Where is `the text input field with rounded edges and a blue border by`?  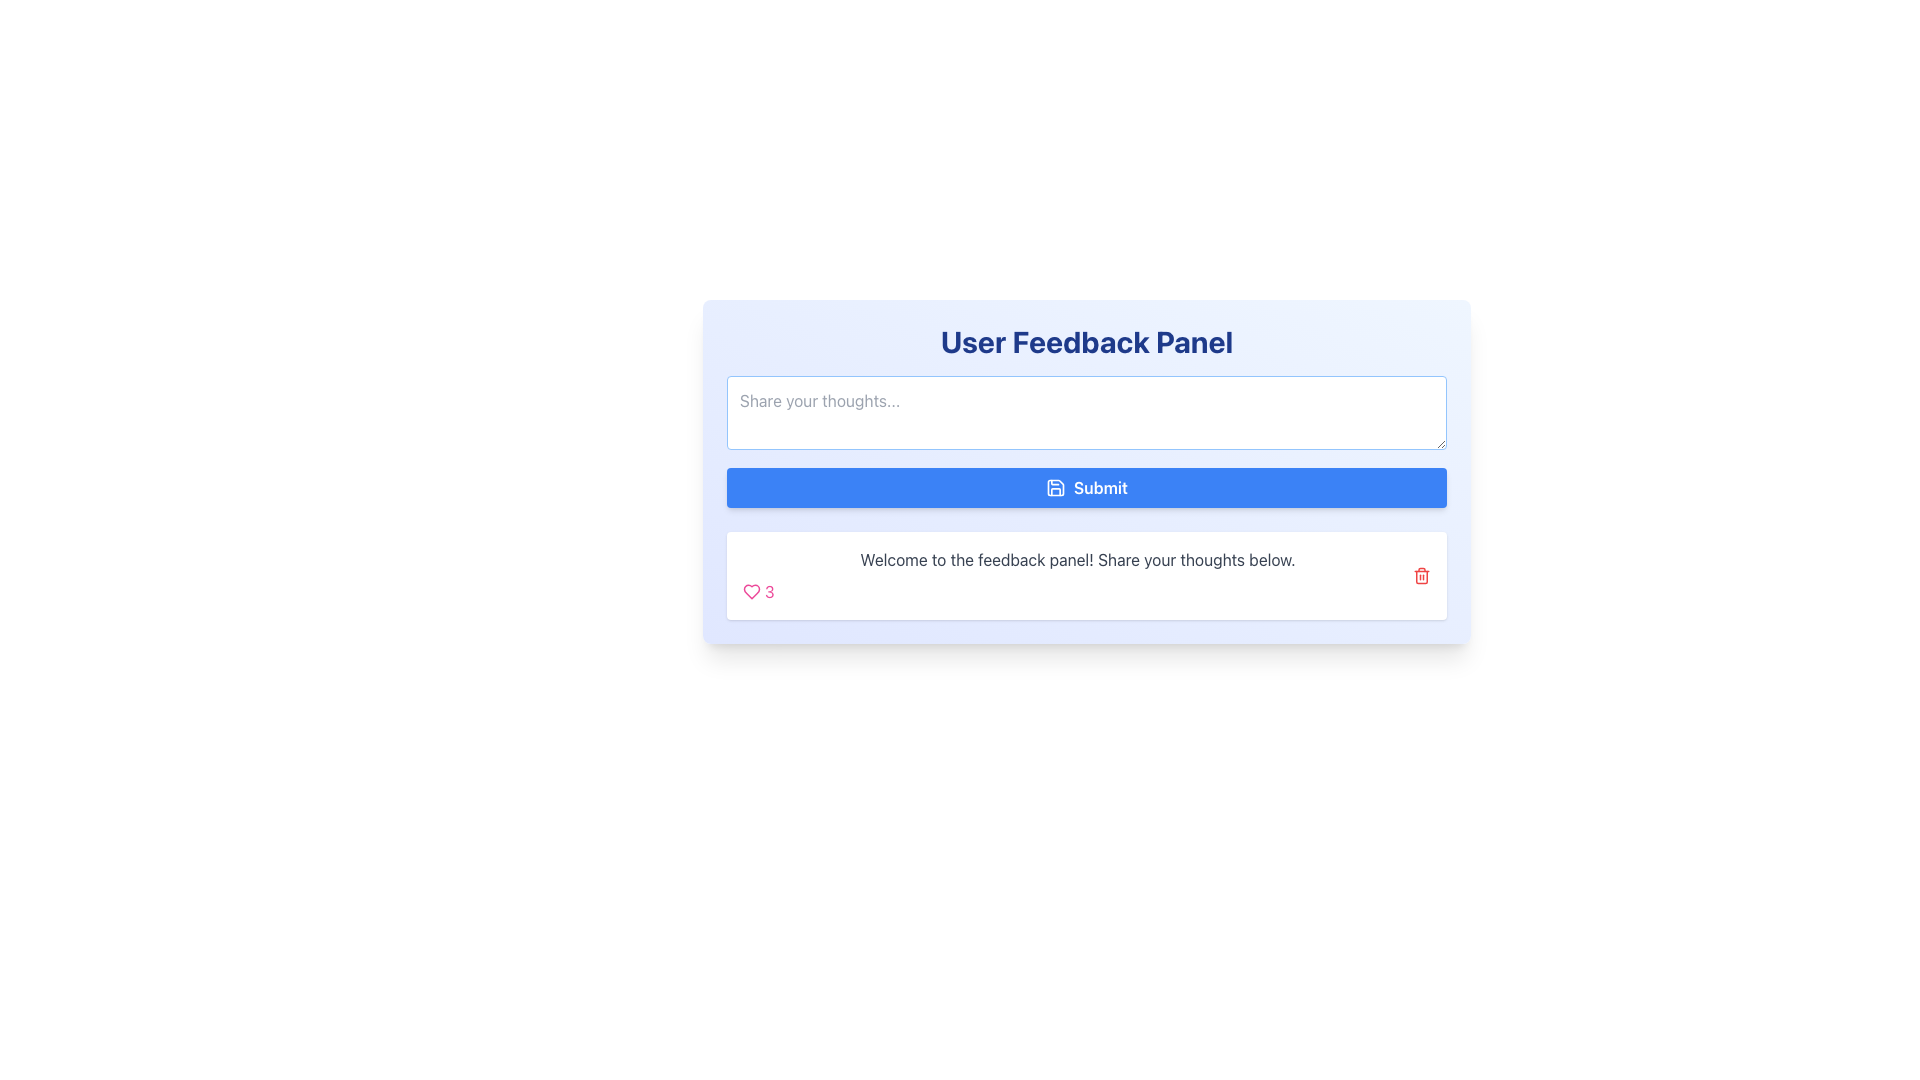
the text input field with rounded edges and a blue border by is located at coordinates (1085, 411).